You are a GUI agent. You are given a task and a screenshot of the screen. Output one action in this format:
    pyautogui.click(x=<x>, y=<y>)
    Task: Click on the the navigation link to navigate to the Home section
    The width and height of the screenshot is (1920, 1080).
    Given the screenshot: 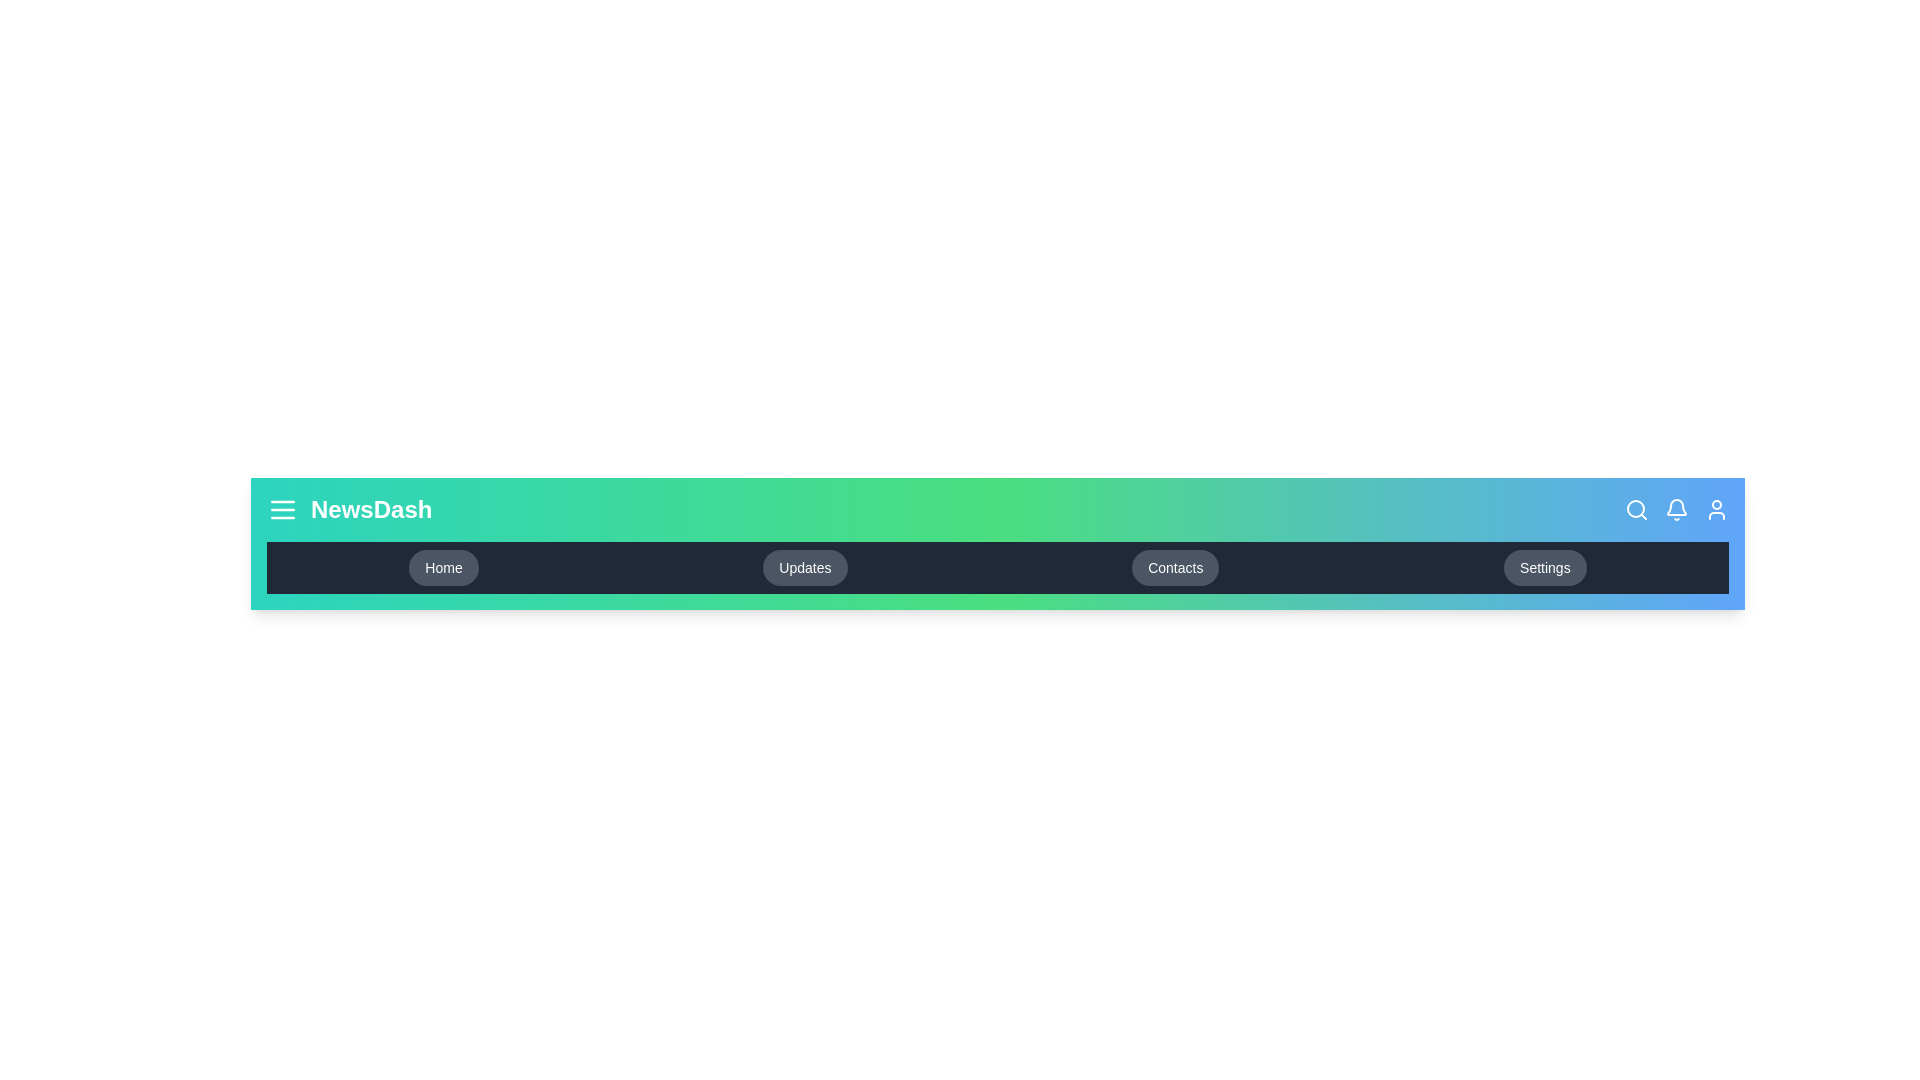 What is the action you would take?
    pyautogui.click(x=443, y=567)
    